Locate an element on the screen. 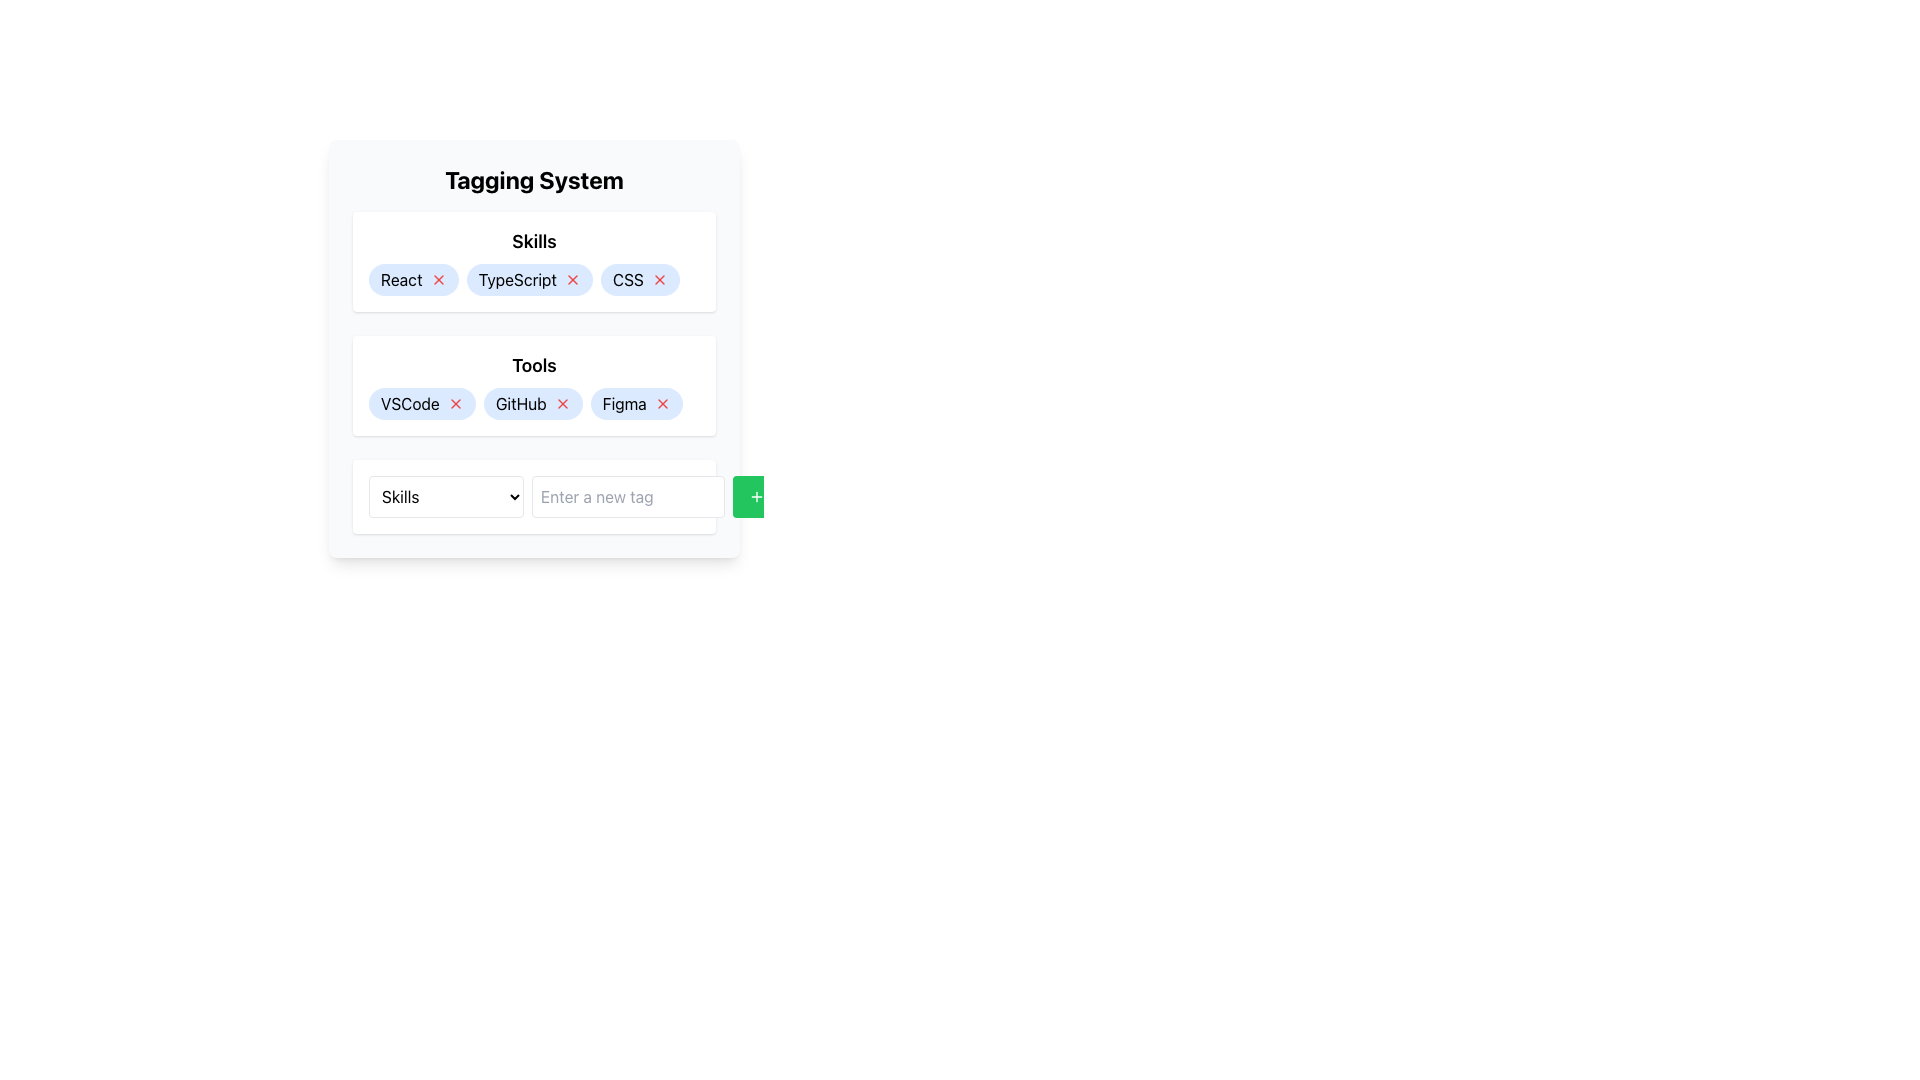 The image size is (1920, 1080). the 'X' button on the 'React' tag located in the 'Skills' section is located at coordinates (412, 280).